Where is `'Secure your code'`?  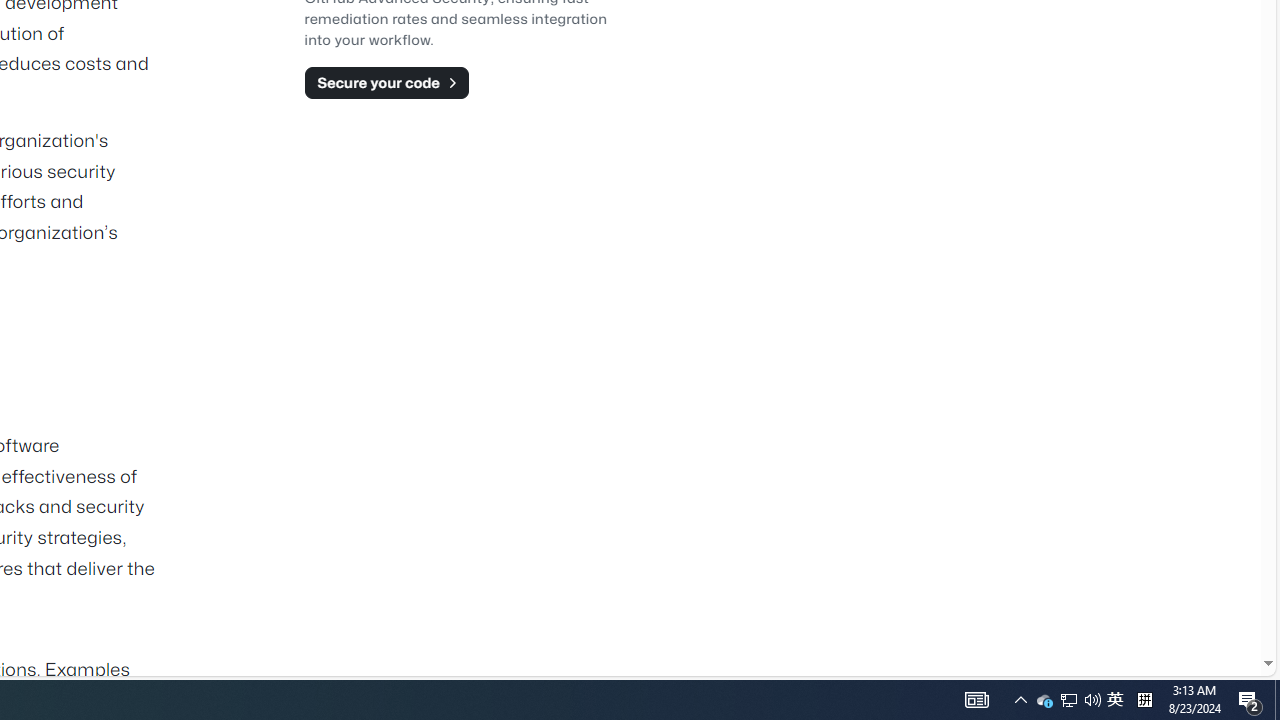
'Secure your code' is located at coordinates (386, 81).